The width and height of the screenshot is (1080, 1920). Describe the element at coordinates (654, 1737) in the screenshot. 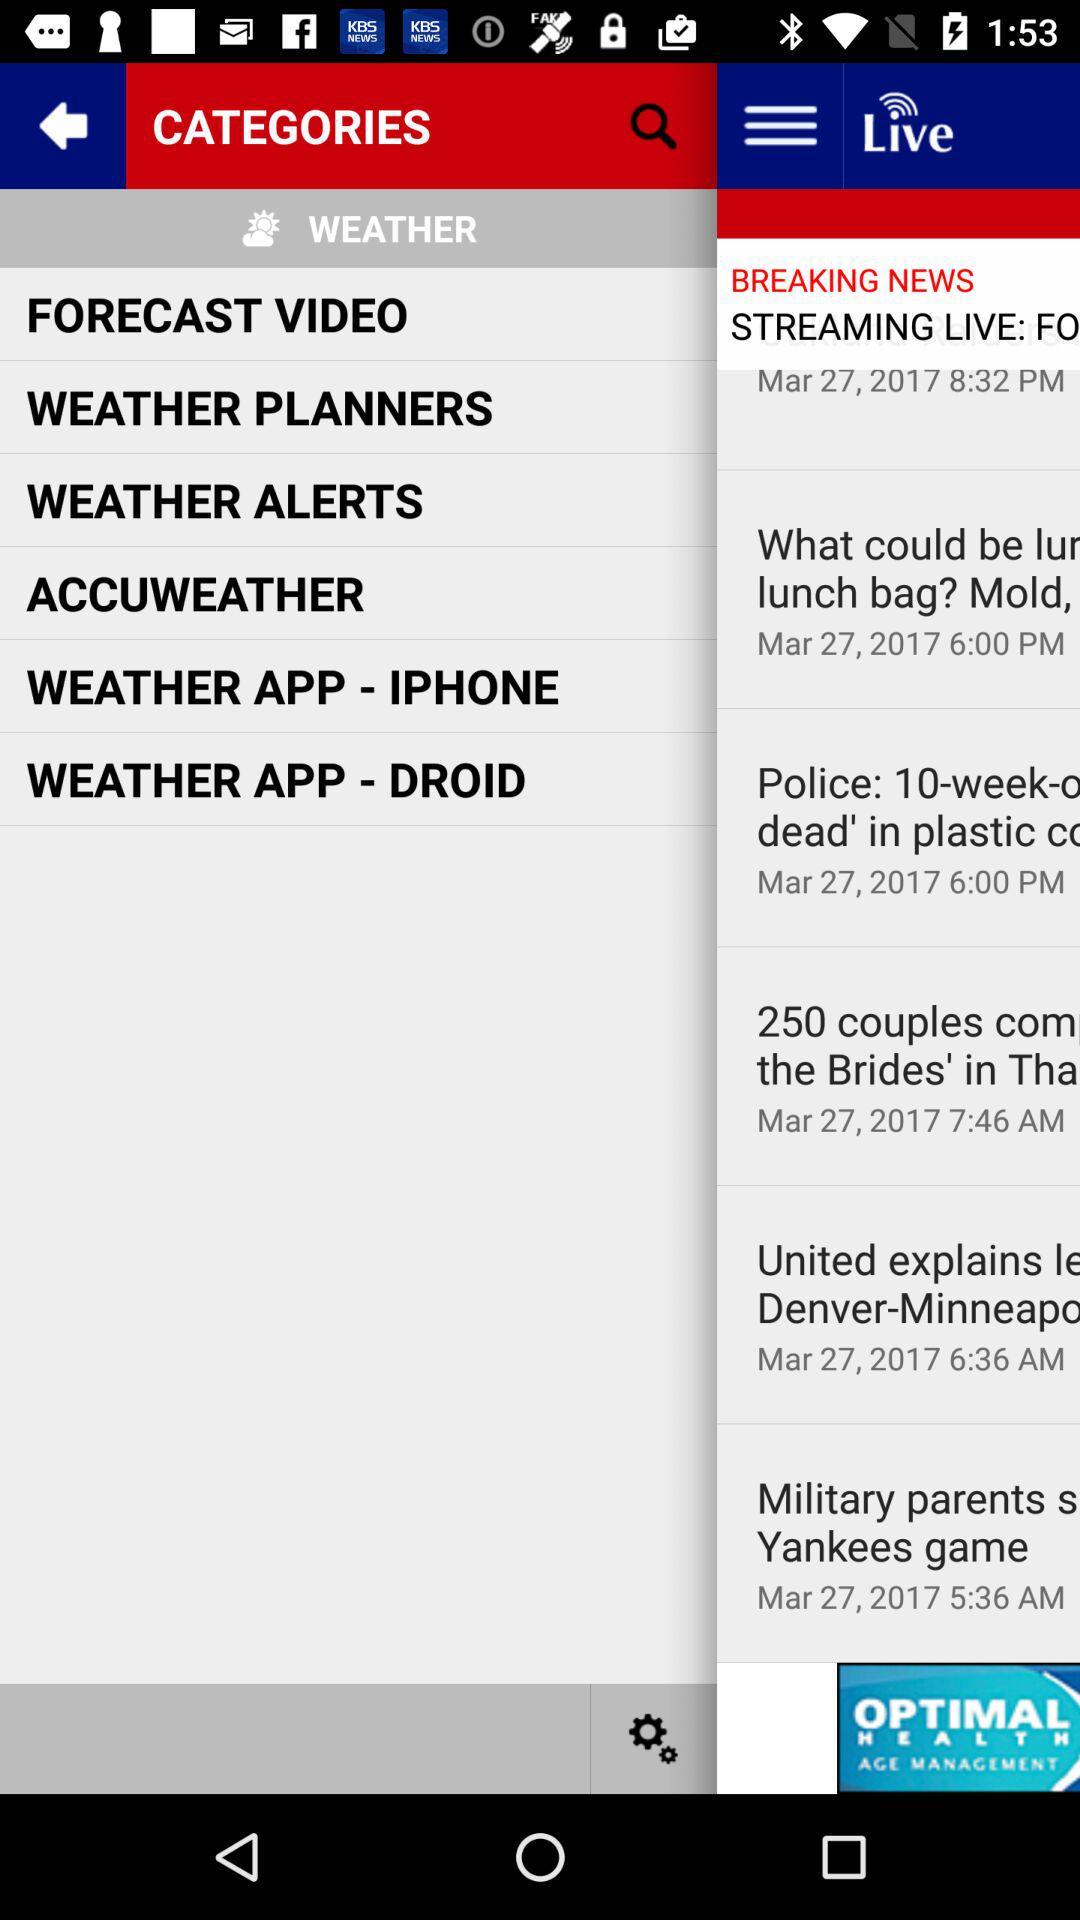

I see `the settings icon` at that location.